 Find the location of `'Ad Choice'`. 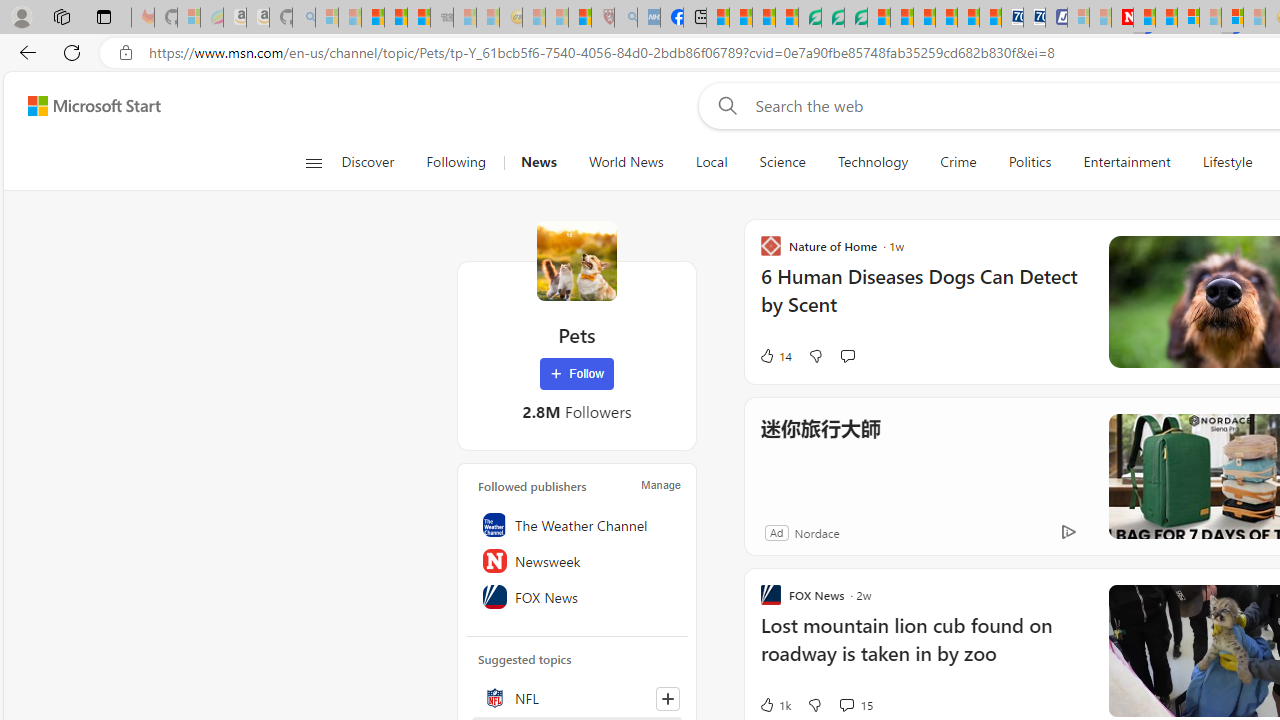

'Ad Choice' is located at coordinates (1067, 531).